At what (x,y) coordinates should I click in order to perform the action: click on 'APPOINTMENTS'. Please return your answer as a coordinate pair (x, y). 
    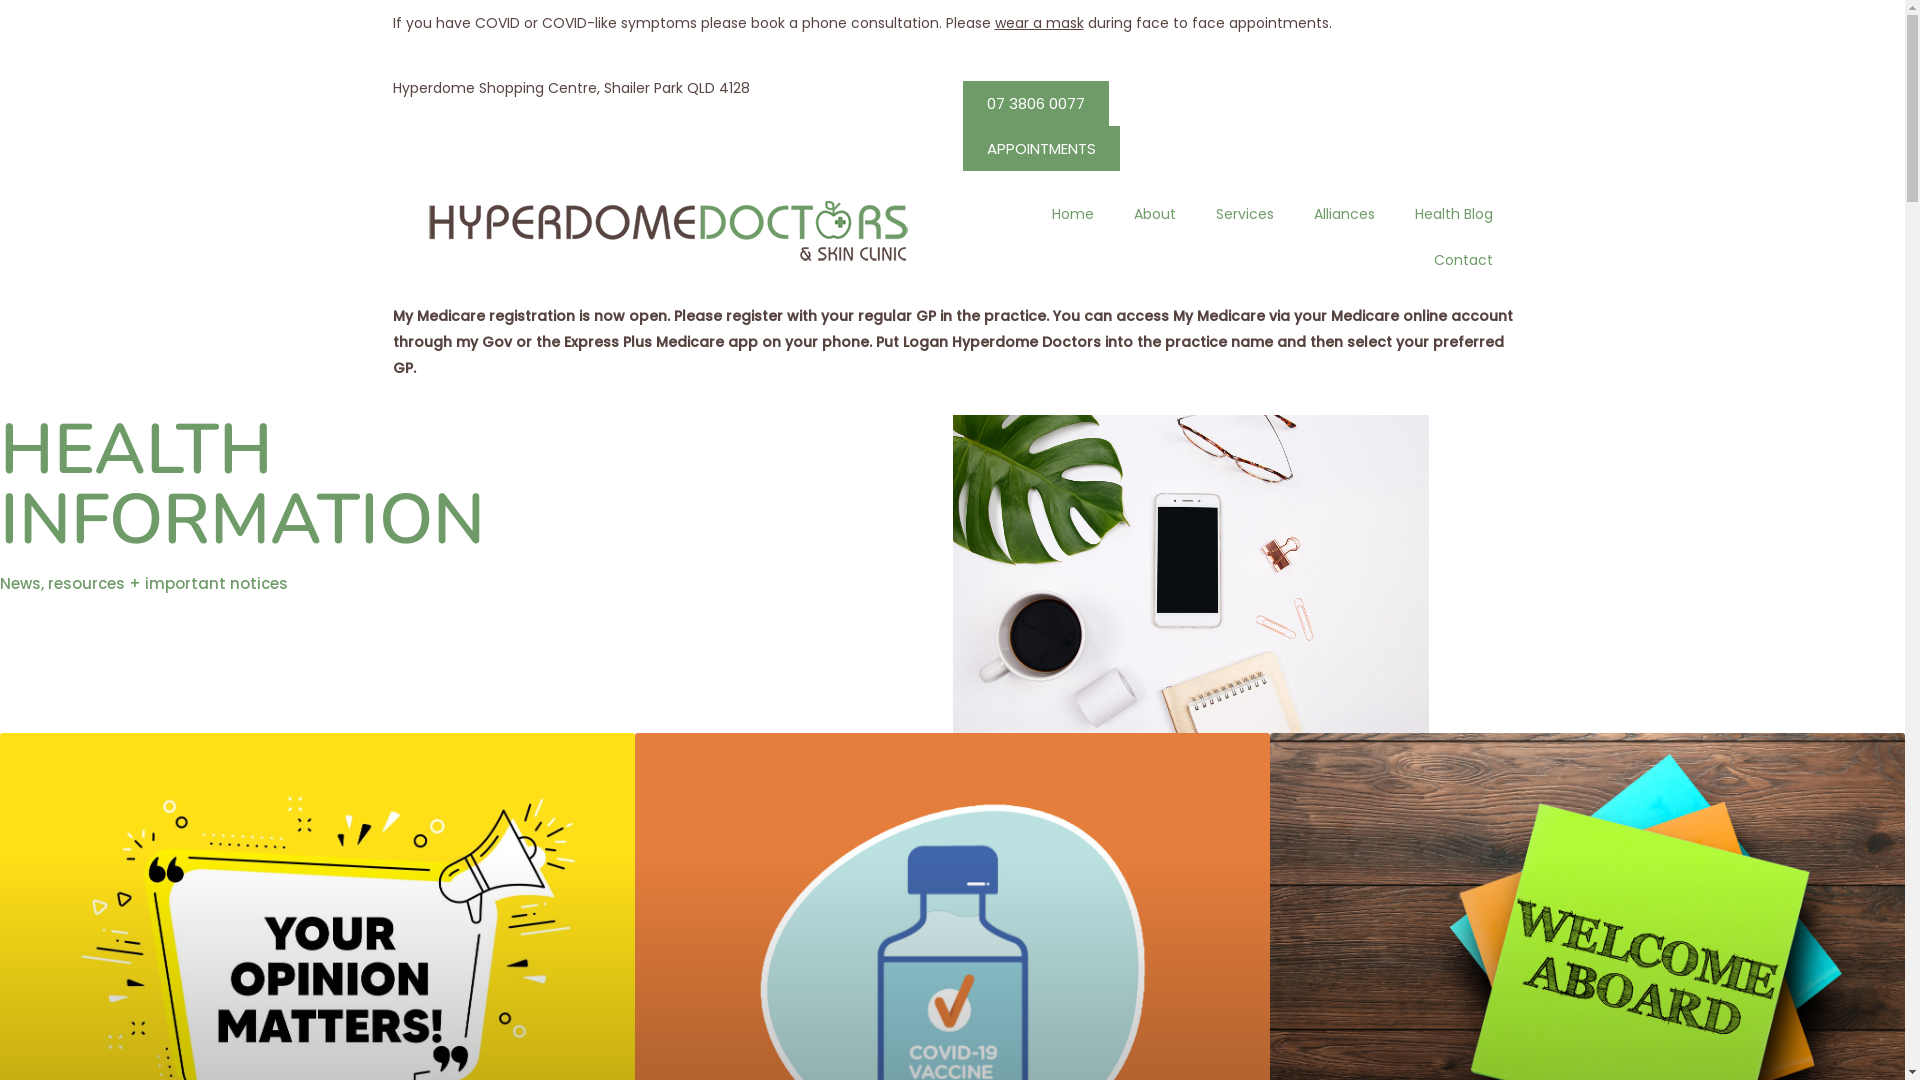
    Looking at the image, I should click on (1040, 147).